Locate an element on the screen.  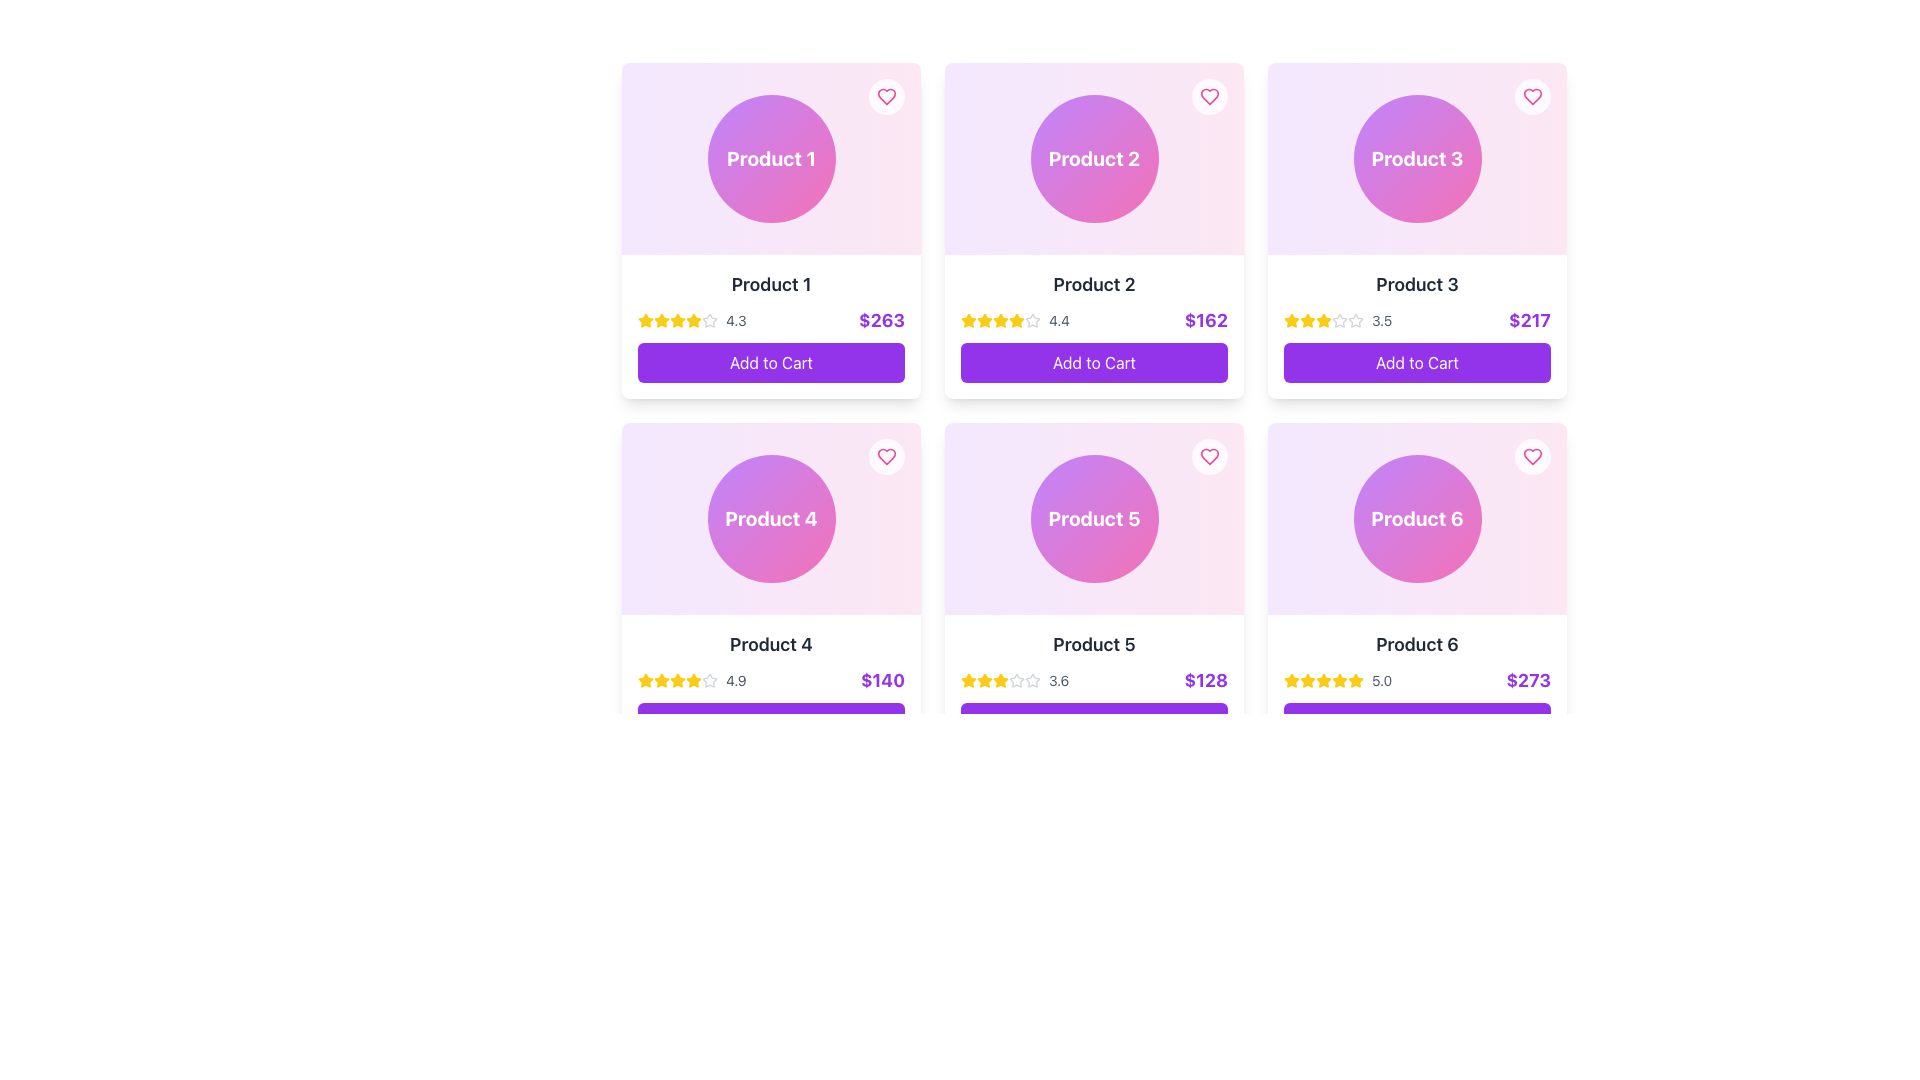
the fifth golden-yellow star icon in the rating section of the 'Product 6' card, located in the bottom-right corner of the grid is located at coordinates (1324, 680).